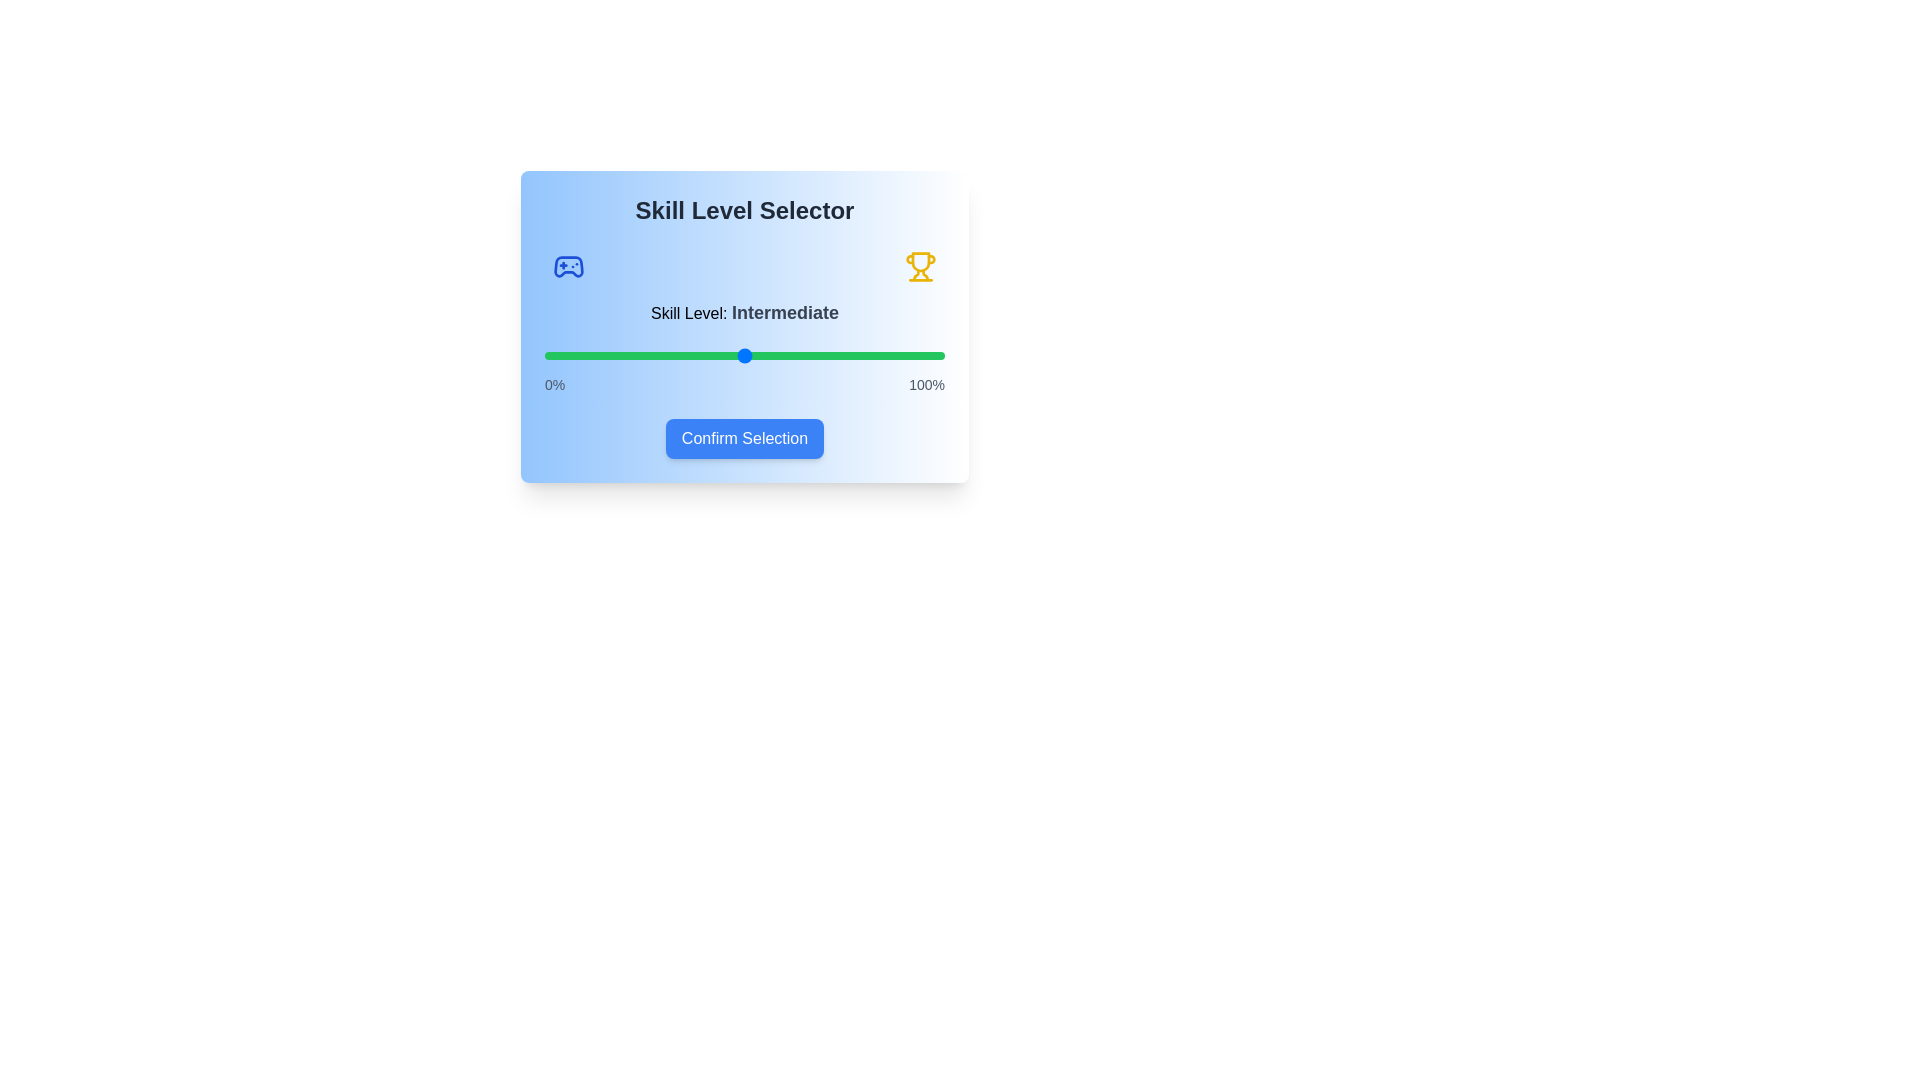 The image size is (1920, 1080). What do you see at coordinates (928, 354) in the screenshot?
I see `the skill level slider to 96%, where 96 is a value between 0 and 100` at bounding box center [928, 354].